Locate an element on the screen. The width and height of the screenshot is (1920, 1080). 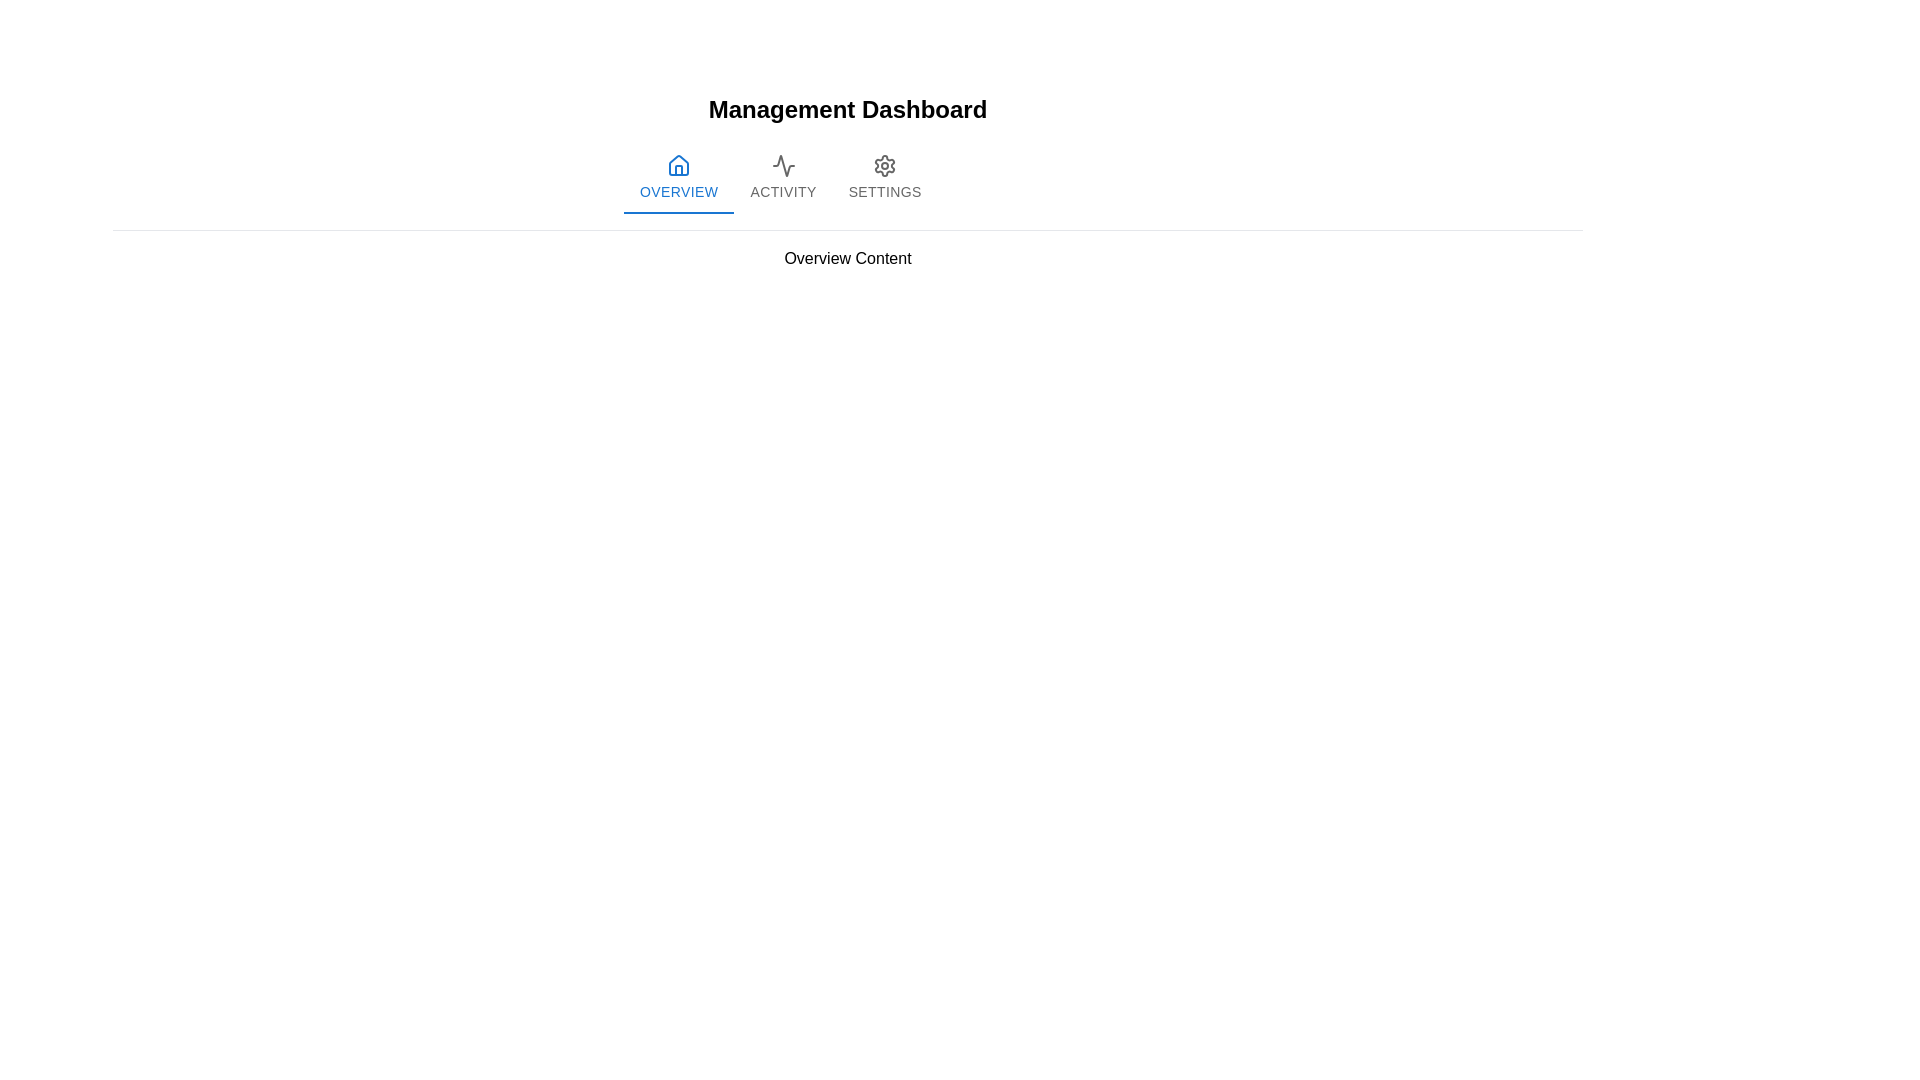
the 'Settings' button, which is the third tab in a horizontal list of tabs is located at coordinates (884, 176).